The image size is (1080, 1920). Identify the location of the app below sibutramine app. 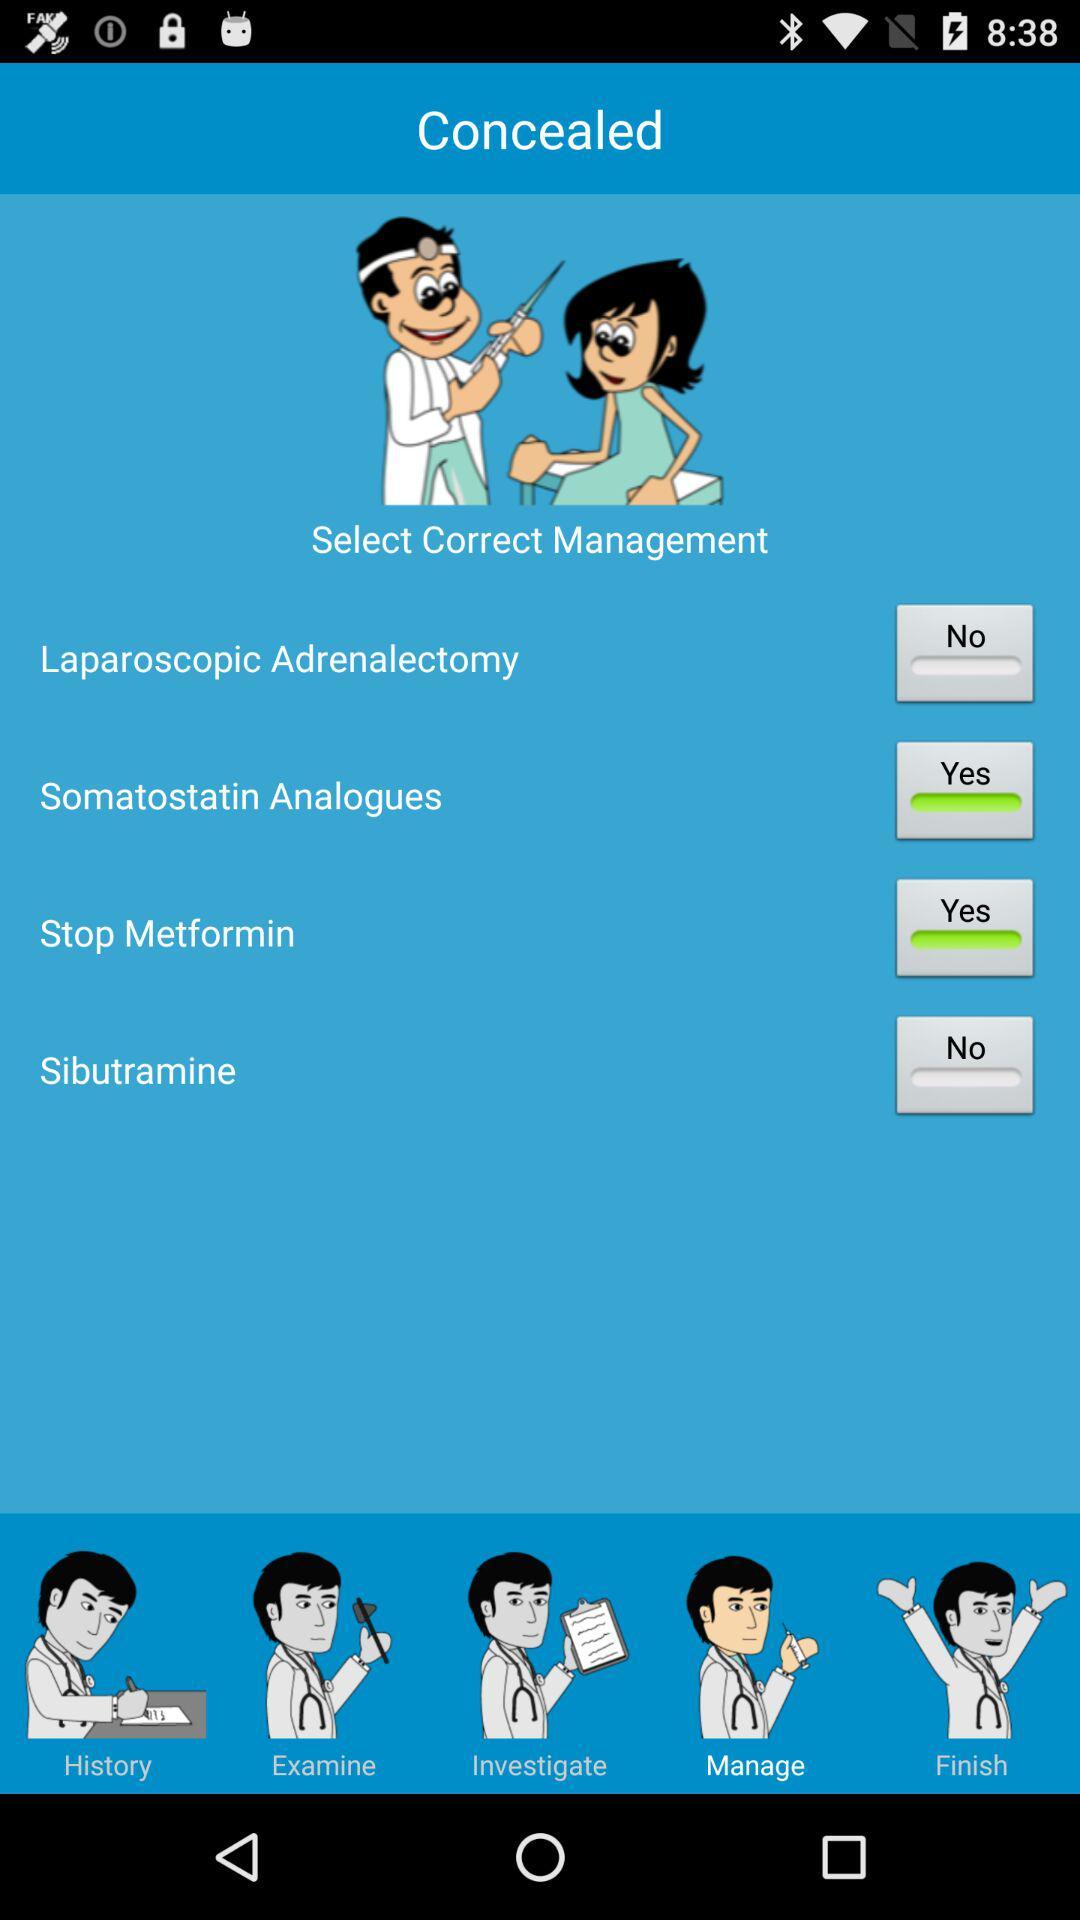
(971, 1653).